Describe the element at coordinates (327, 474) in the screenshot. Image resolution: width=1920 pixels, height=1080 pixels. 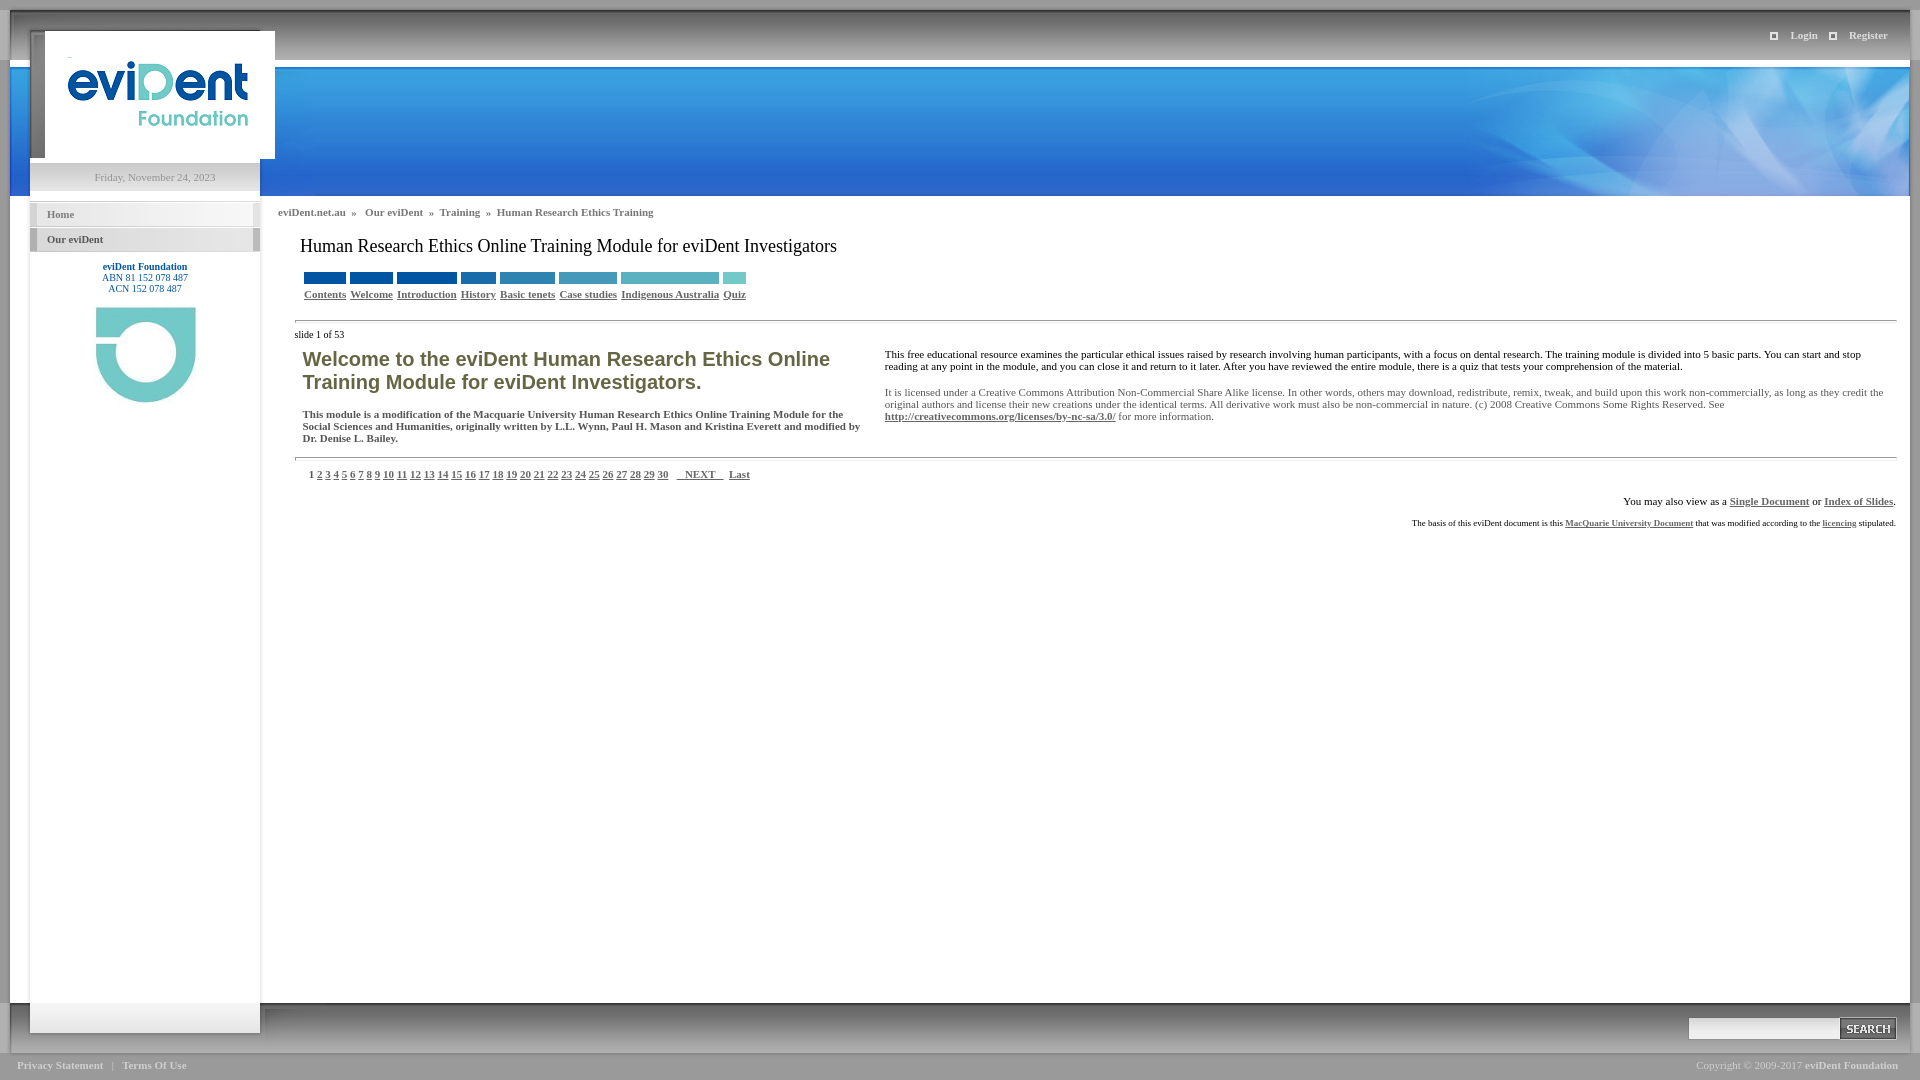
I see `'3'` at that location.